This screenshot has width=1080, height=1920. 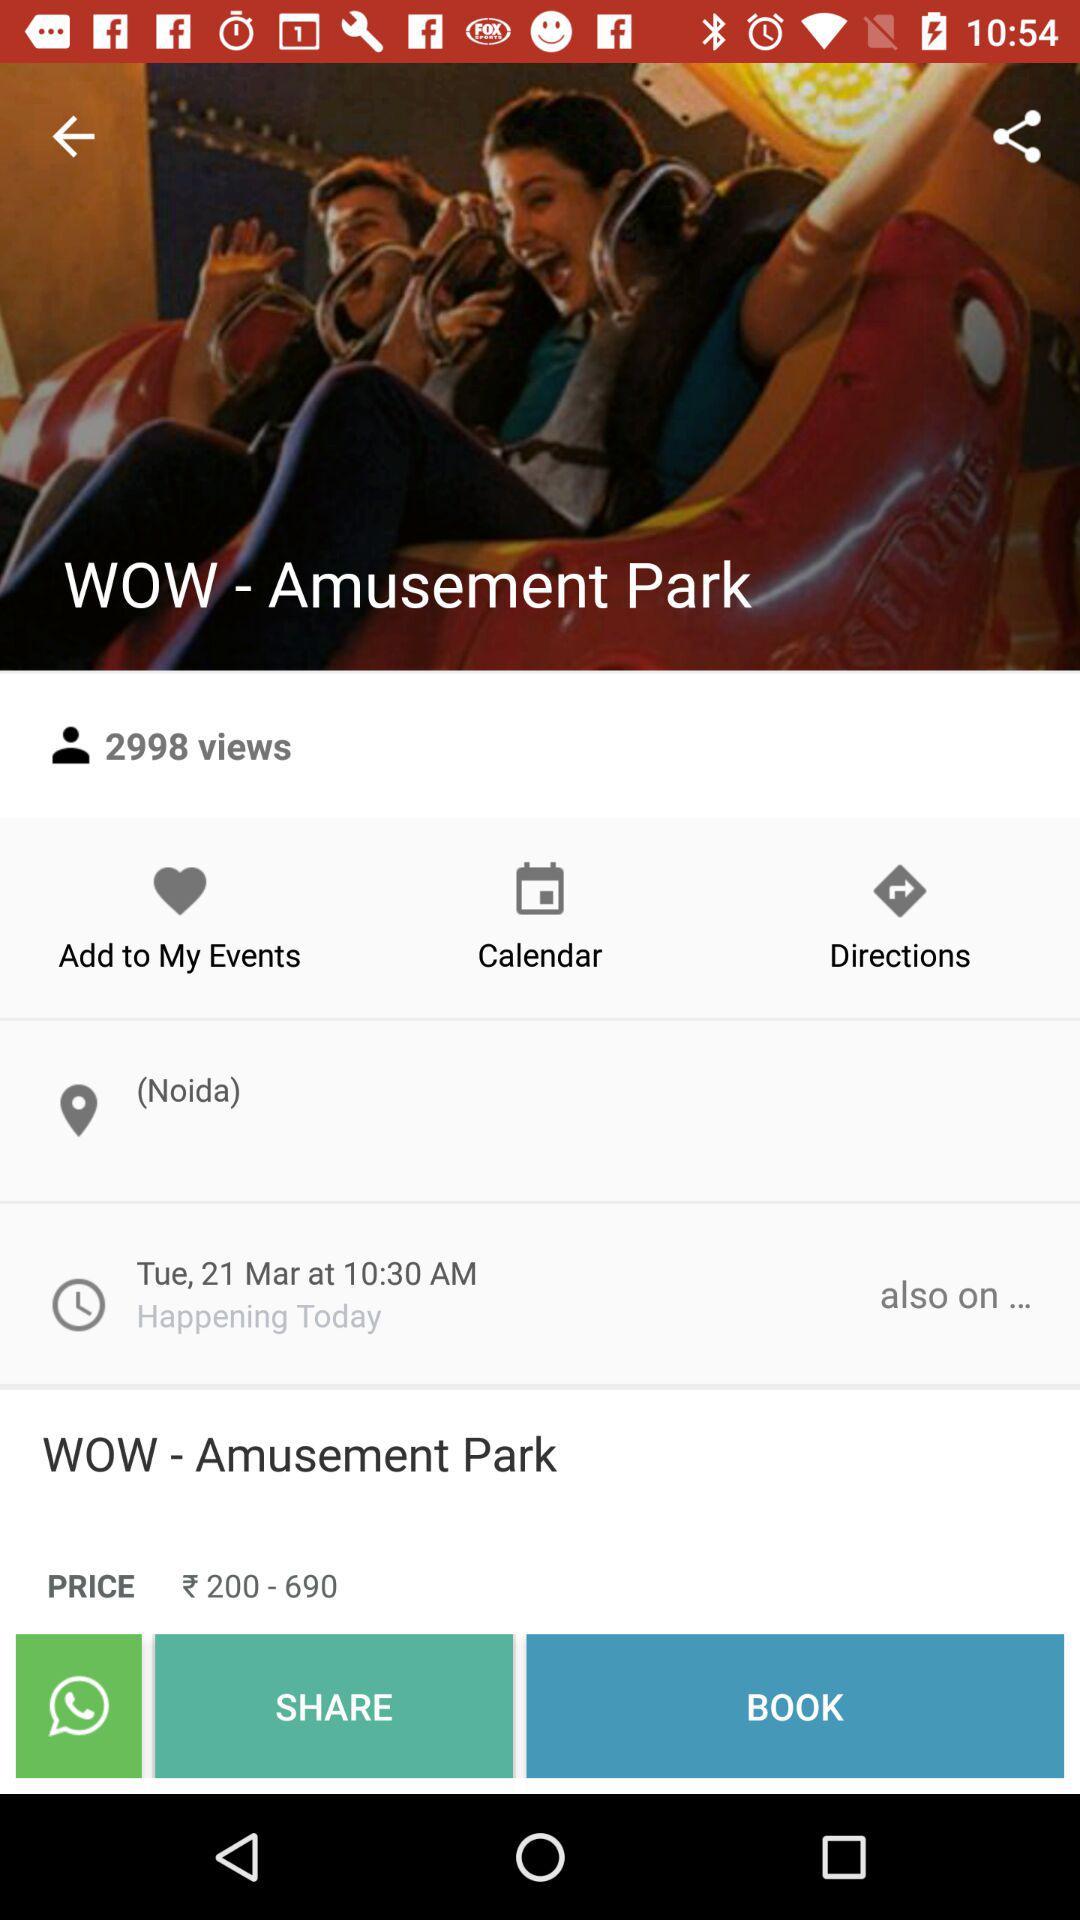 What do you see at coordinates (180, 916) in the screenshot?
I see `the icon next to calendar` at bounding box center [180, 916].